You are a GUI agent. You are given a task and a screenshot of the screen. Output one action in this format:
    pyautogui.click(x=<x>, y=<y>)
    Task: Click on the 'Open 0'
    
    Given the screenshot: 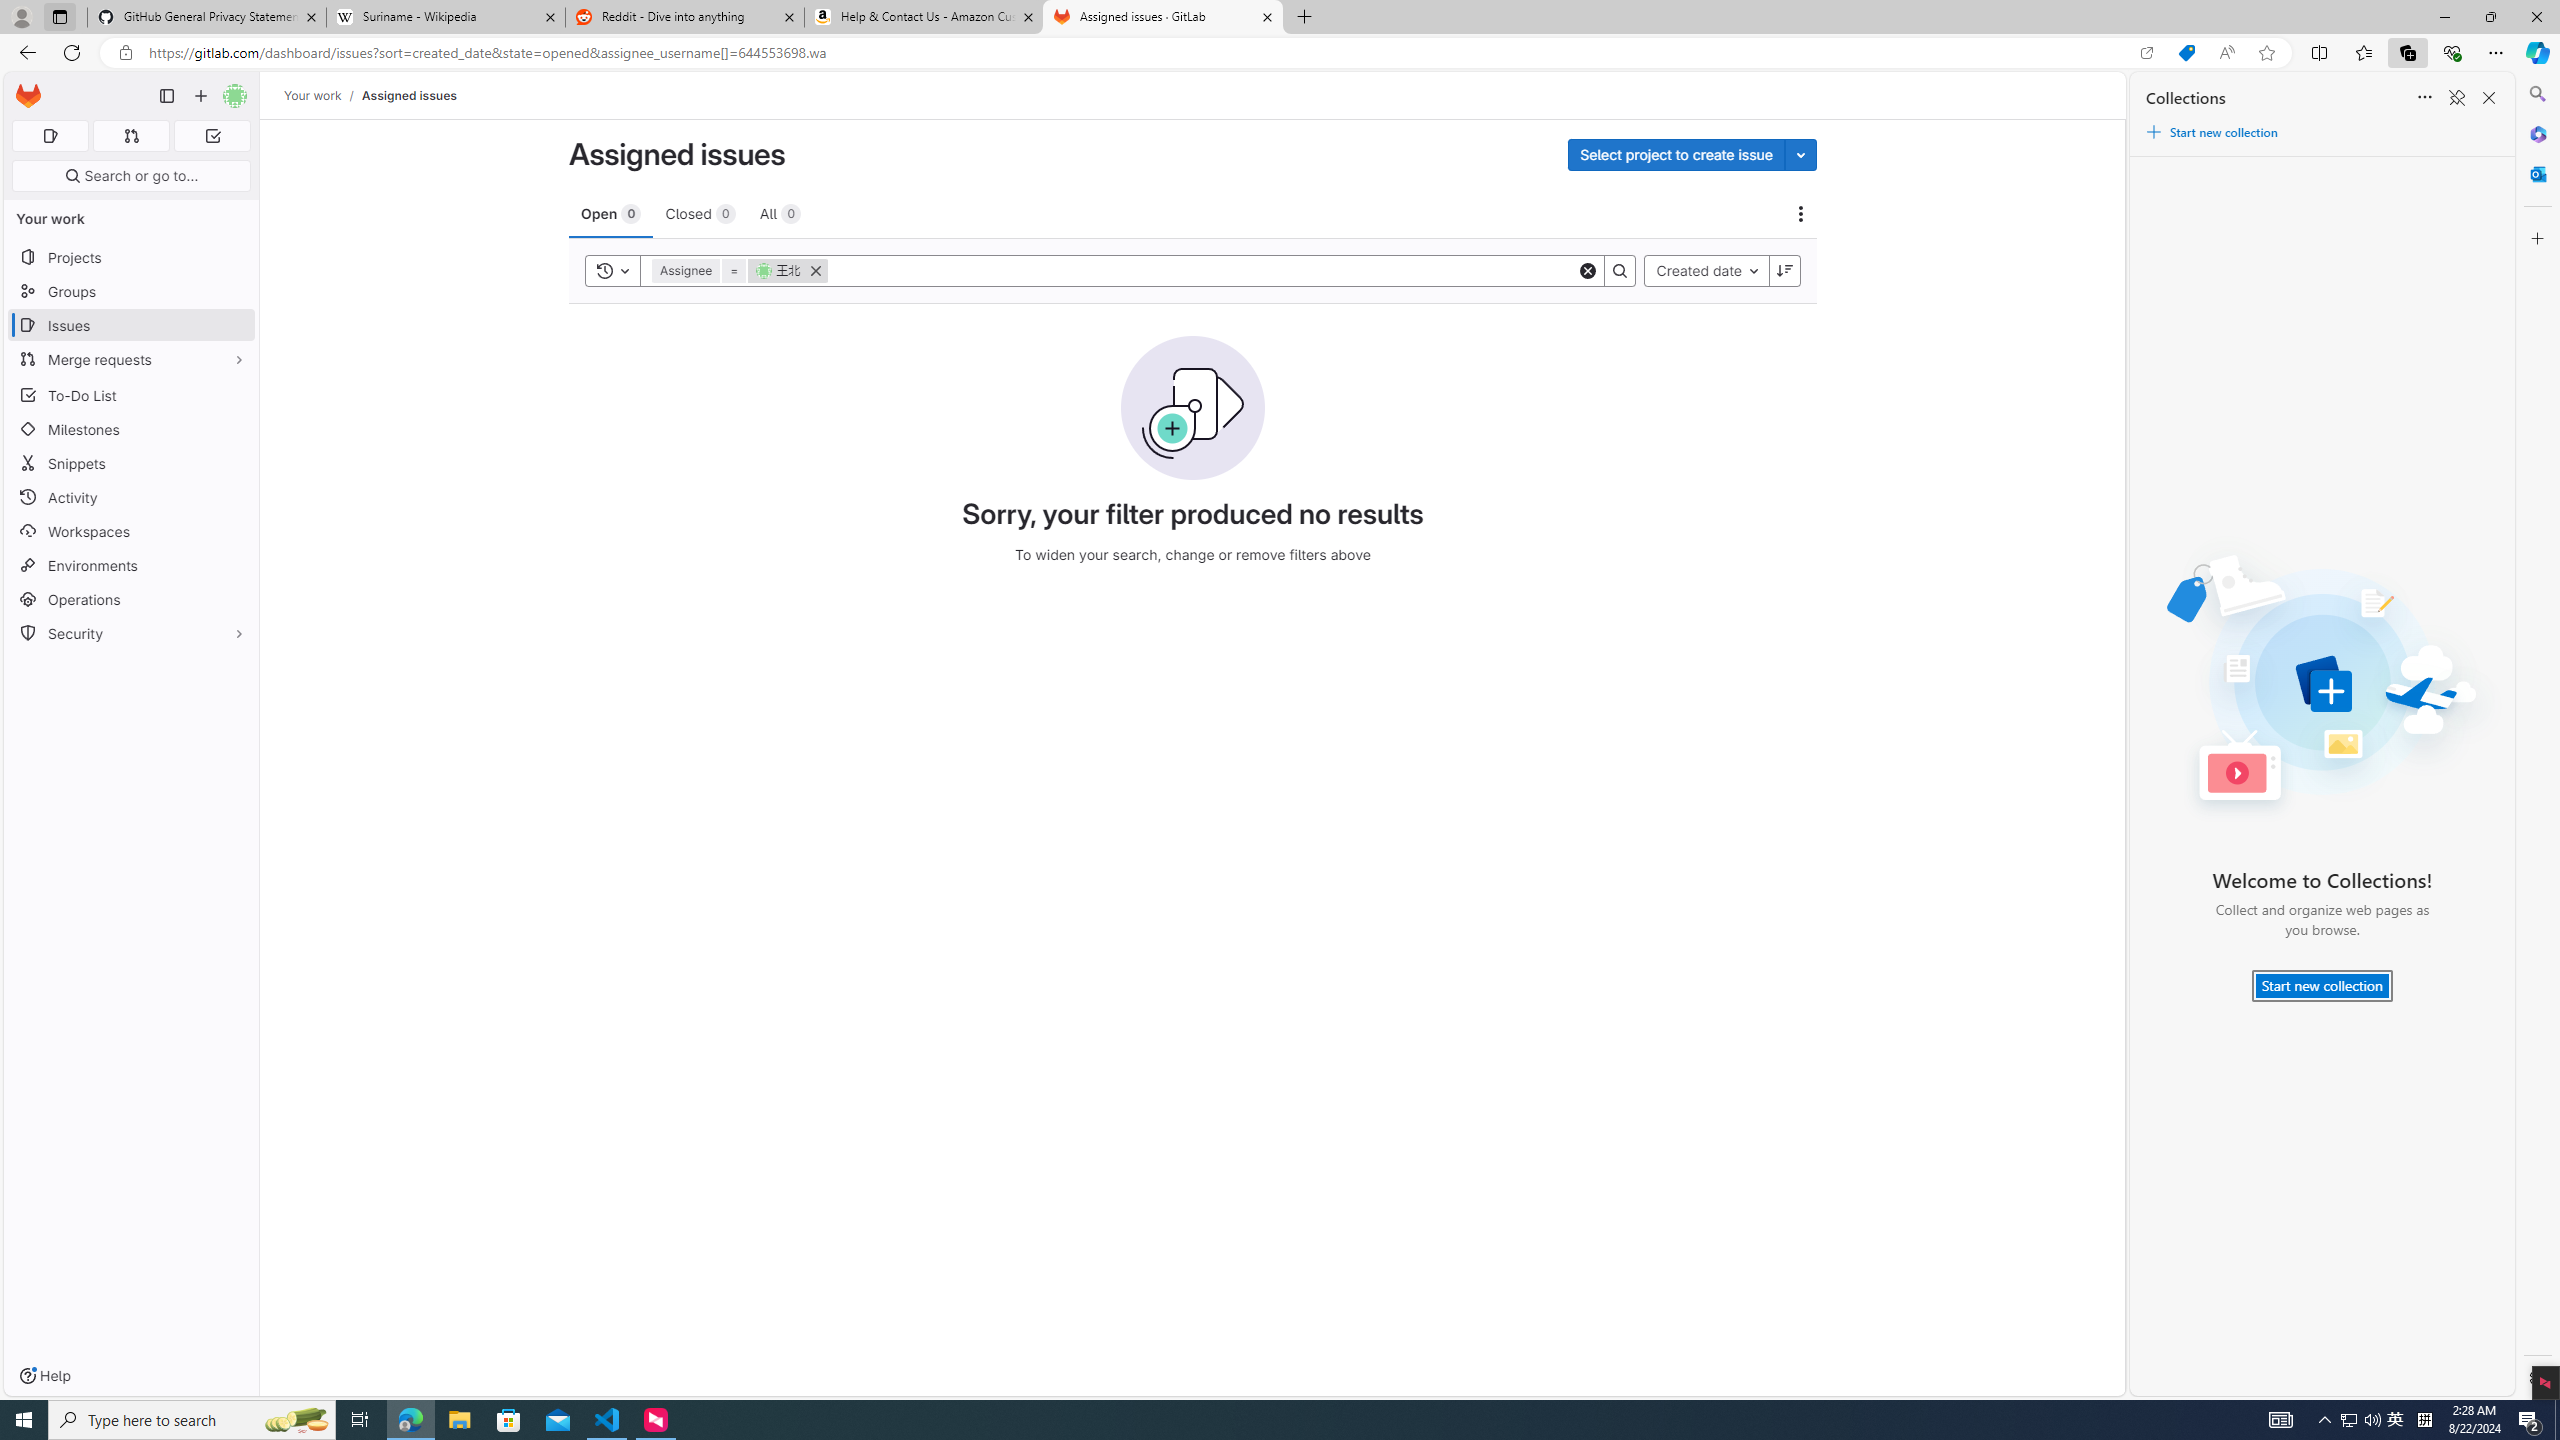 What is the action you would take?
    pyautogui.click(x=610, y=212)
    